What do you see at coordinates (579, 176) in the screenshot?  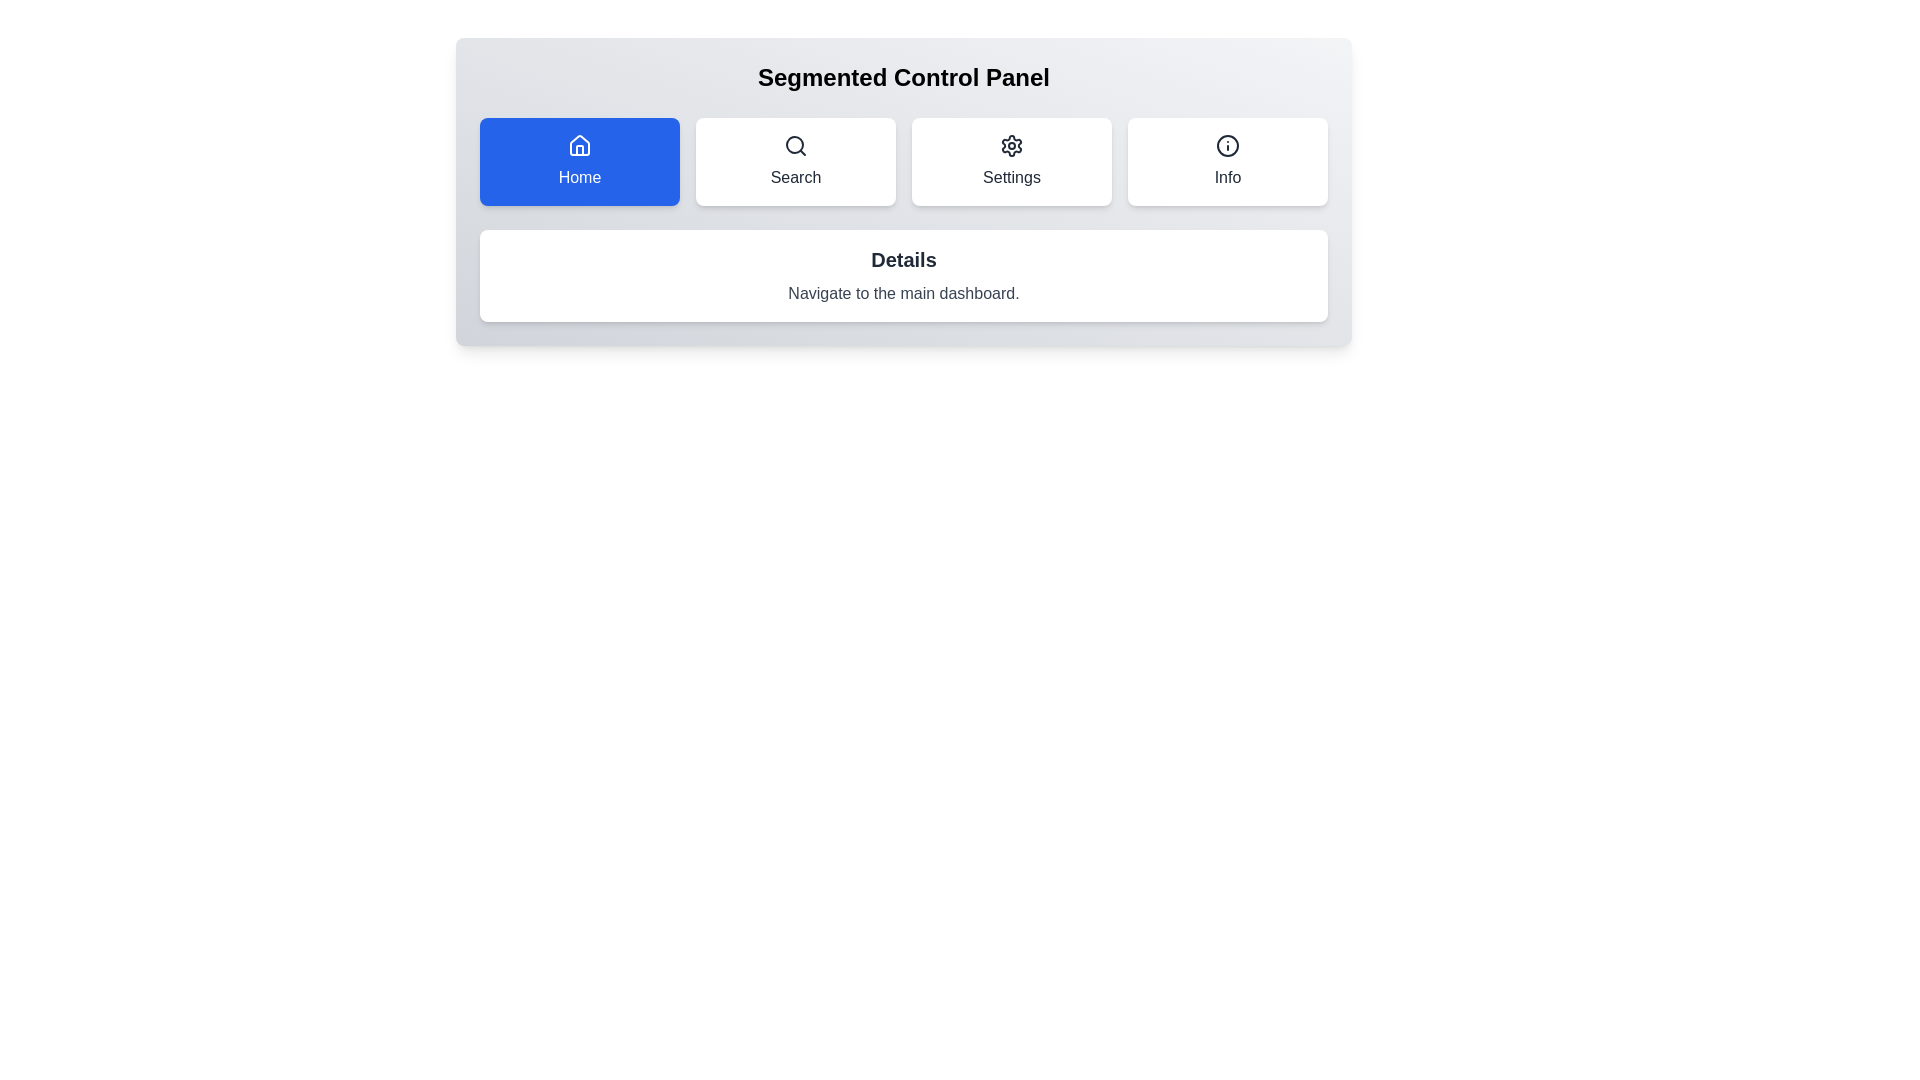 I see `text displayed in the 'Home' text label, which is positioned below a house-shaped icon in a blue rectangular button on the navigation panel` at bounding box center [579, 176].